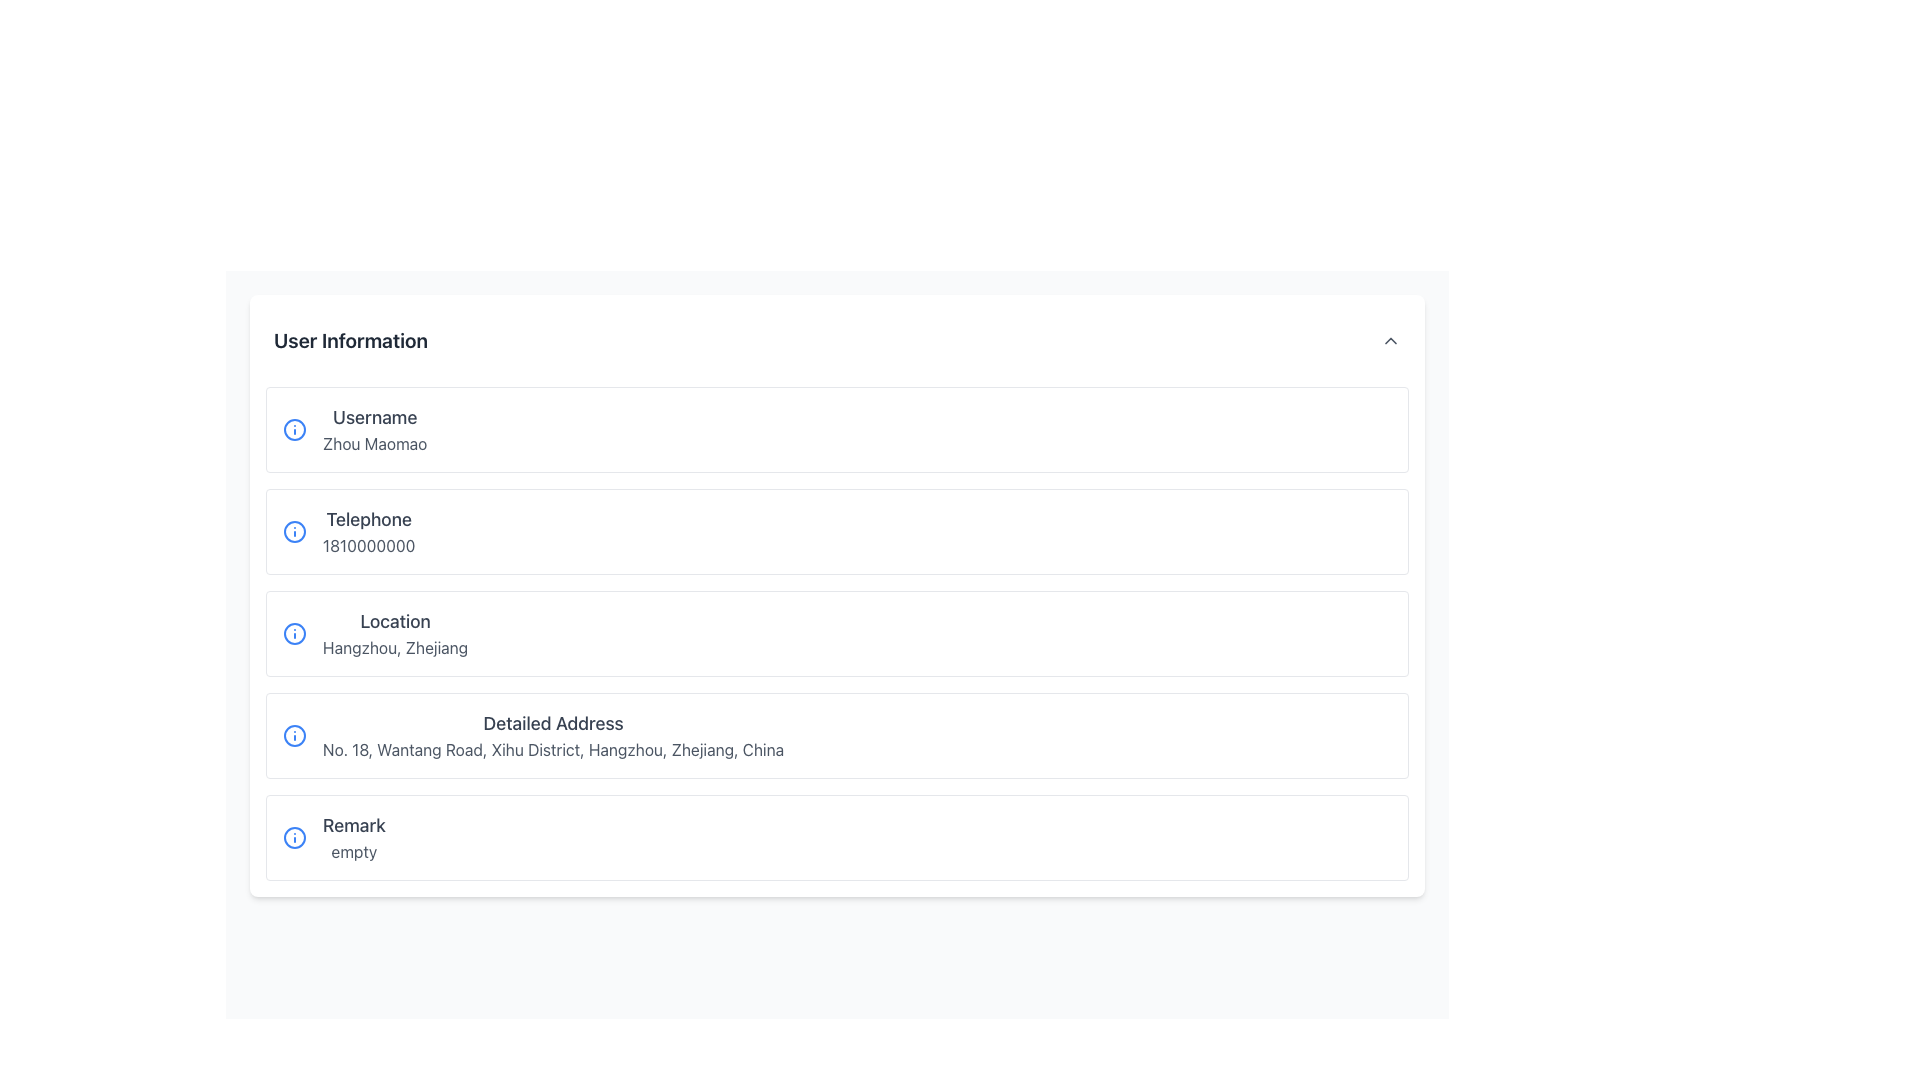 Image resolution: width=1920 pixels, height=1080 pixels. Describe the element at coordinates (1390, 339) in the screenshot. I see `the upward-pointing chevron arrow icon located to the far right of the 'User Information' header` at that location.